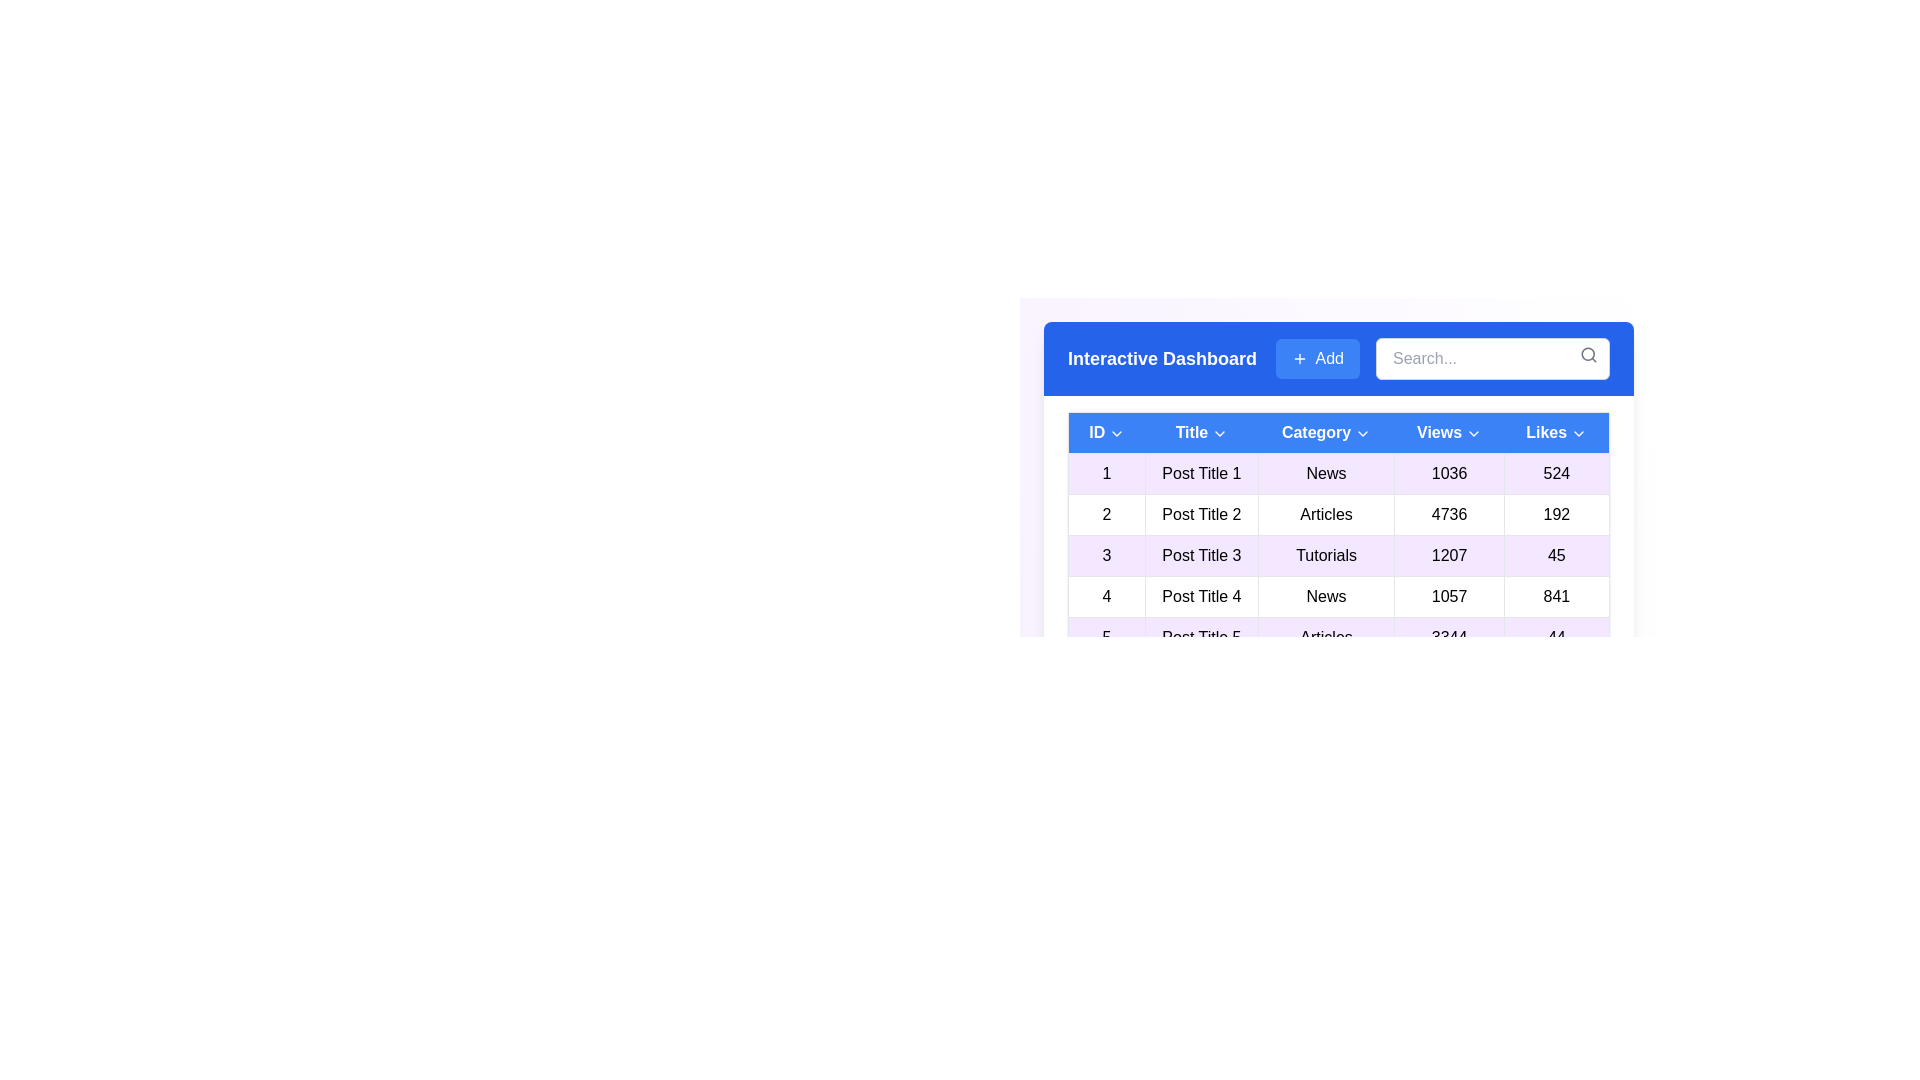 The width and height of the screenshot is (1920, 1080). I want to click on the column header to sort by ID, so click(1106, 431).